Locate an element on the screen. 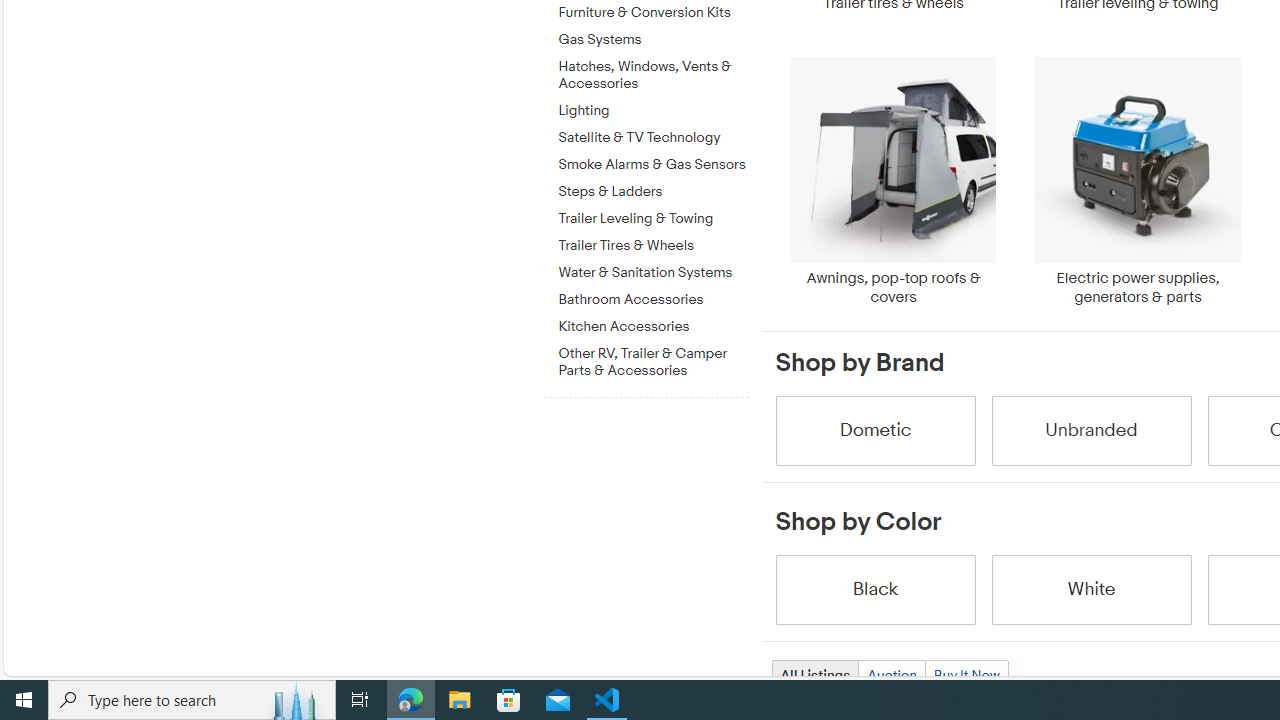  'Trailer Leveling & Towing' is located at coordinates (653, 215).